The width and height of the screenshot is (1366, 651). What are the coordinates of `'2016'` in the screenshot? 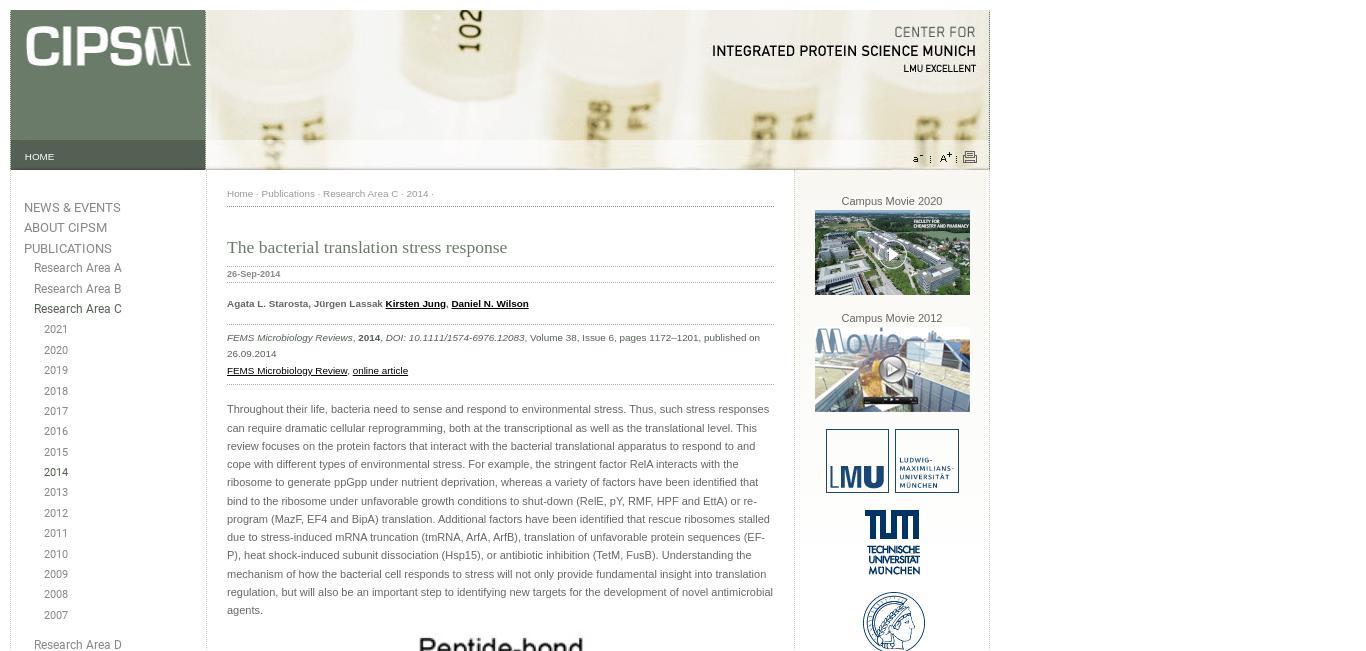 It's located at (43, 431).